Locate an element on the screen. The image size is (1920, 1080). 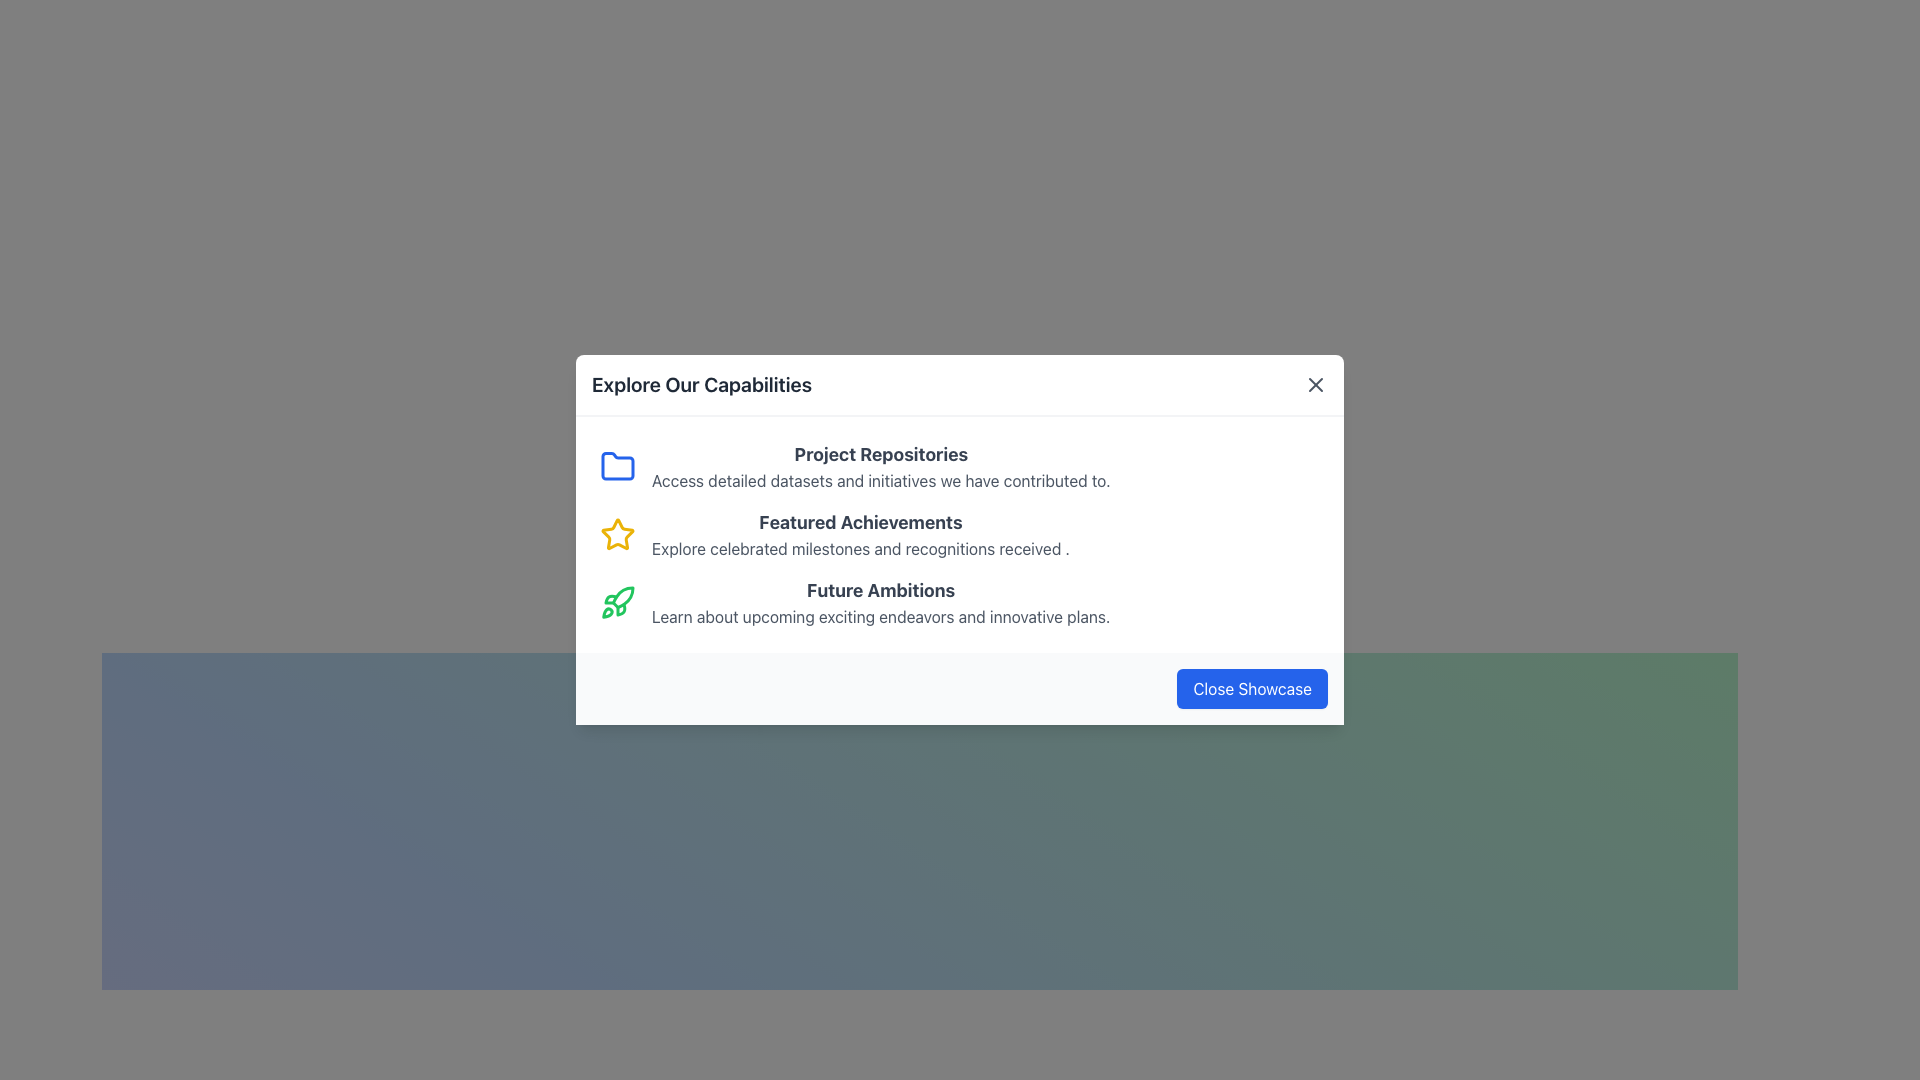
the informational text that describes the achievements and milestones, located beneath the heading 'Featured Achievements' in the second section of the list is located at coordinates (860, 548).